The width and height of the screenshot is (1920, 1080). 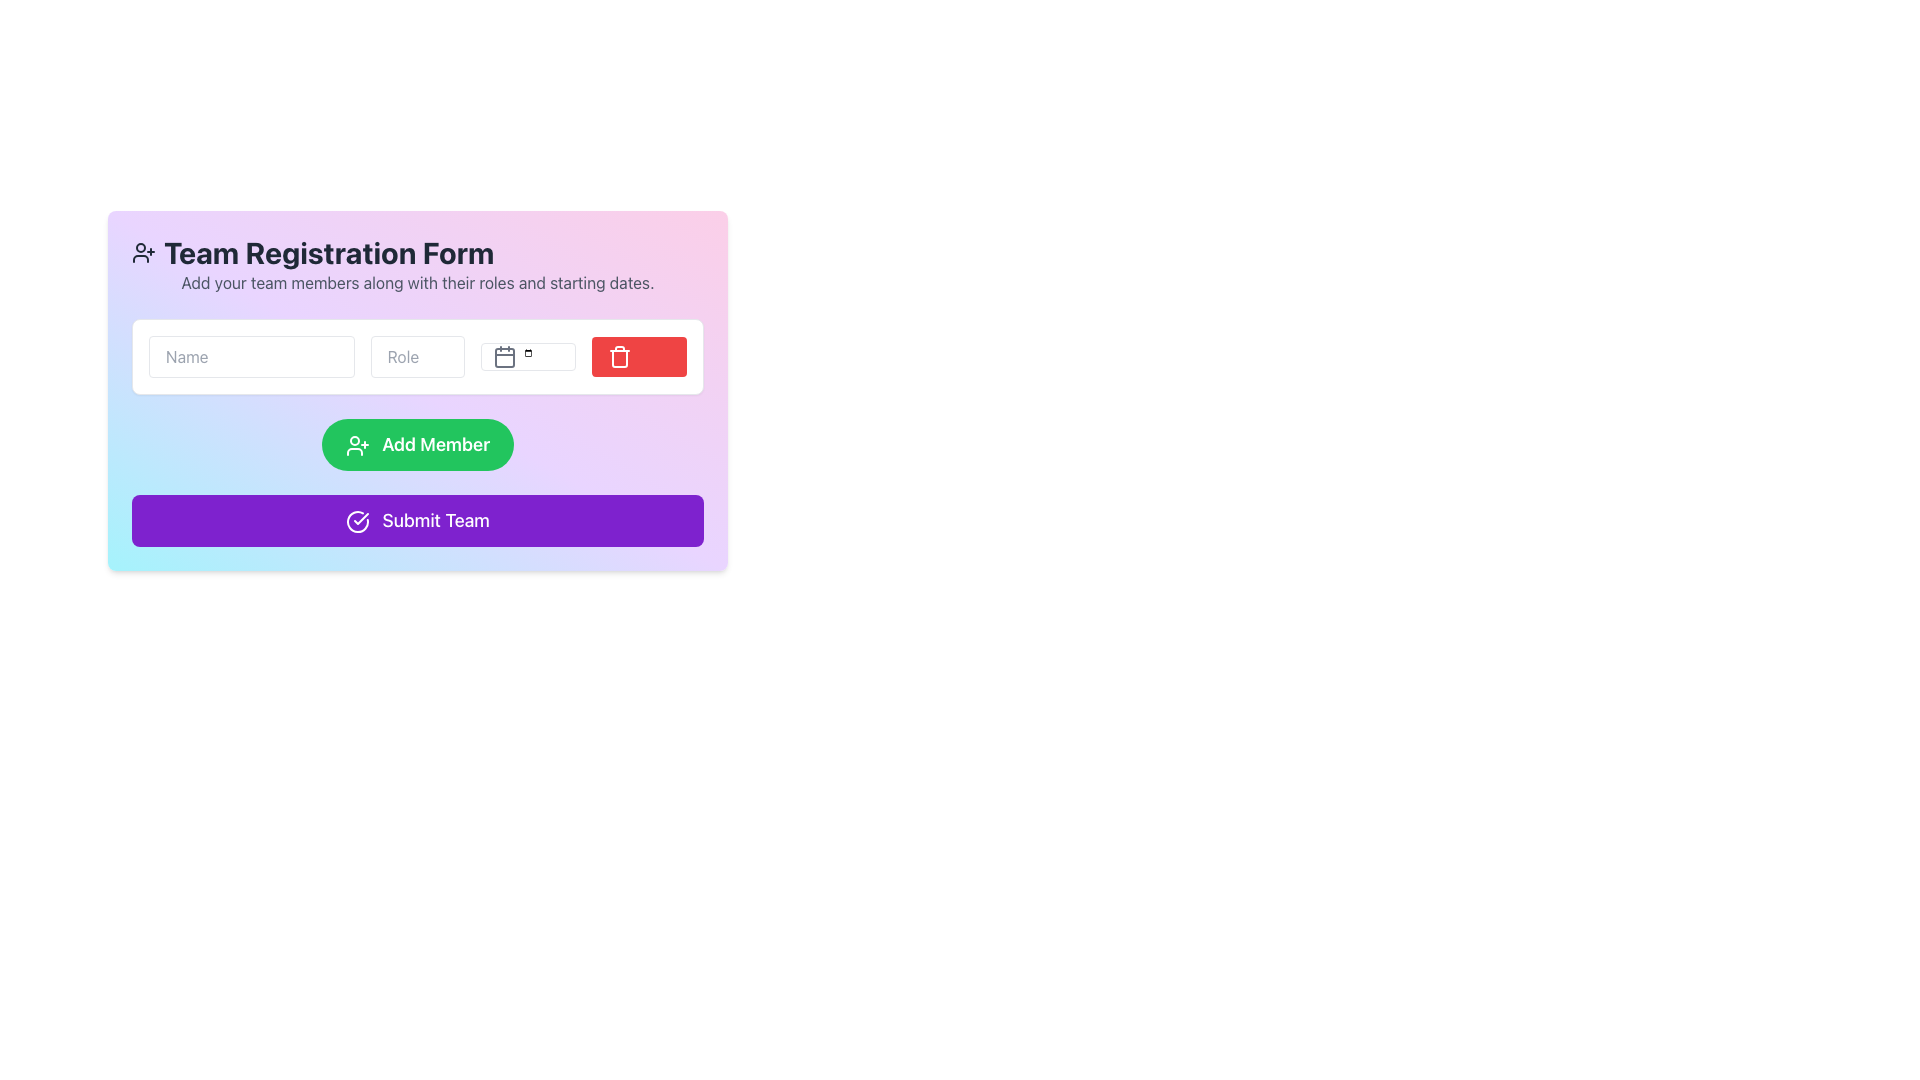 I want to click on the delete button located at the rightmost end of the input form section, so click(x=638, y=356).